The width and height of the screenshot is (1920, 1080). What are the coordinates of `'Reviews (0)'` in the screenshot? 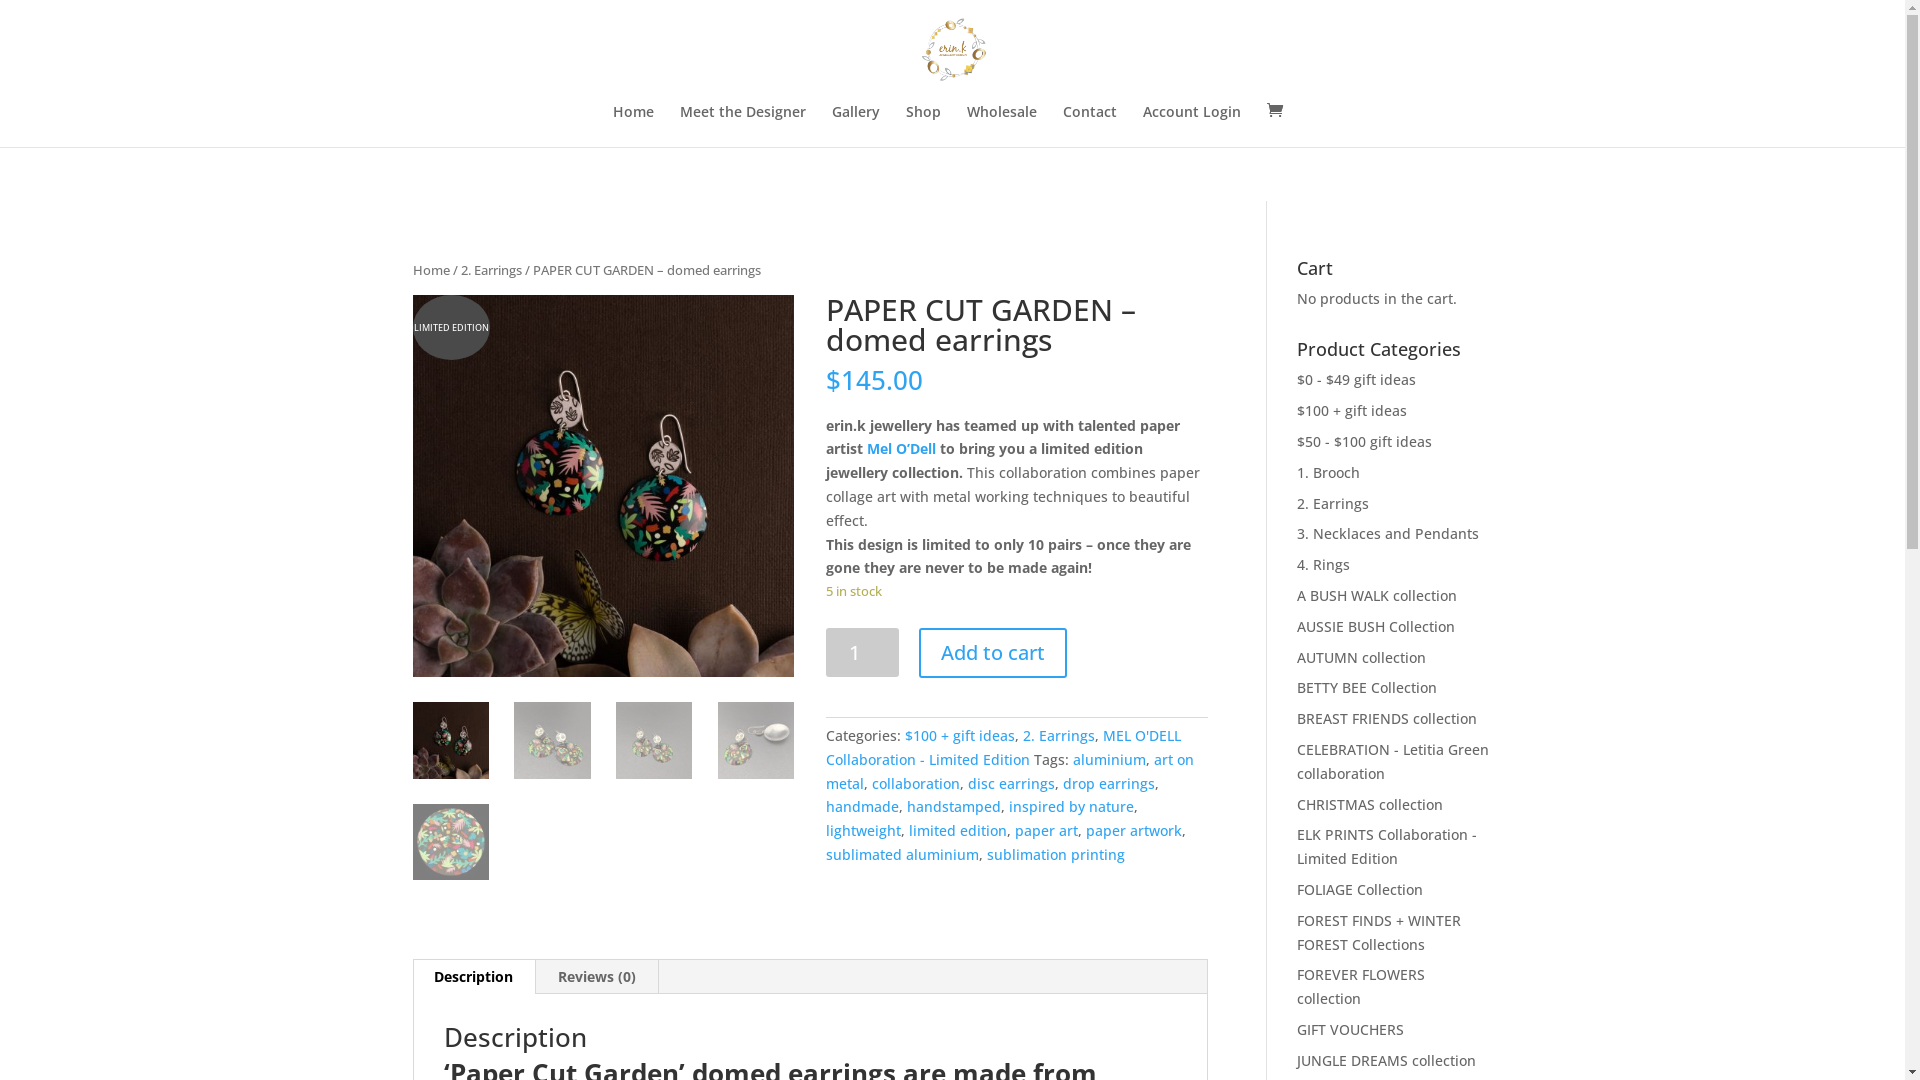 It's located at (595, 975).